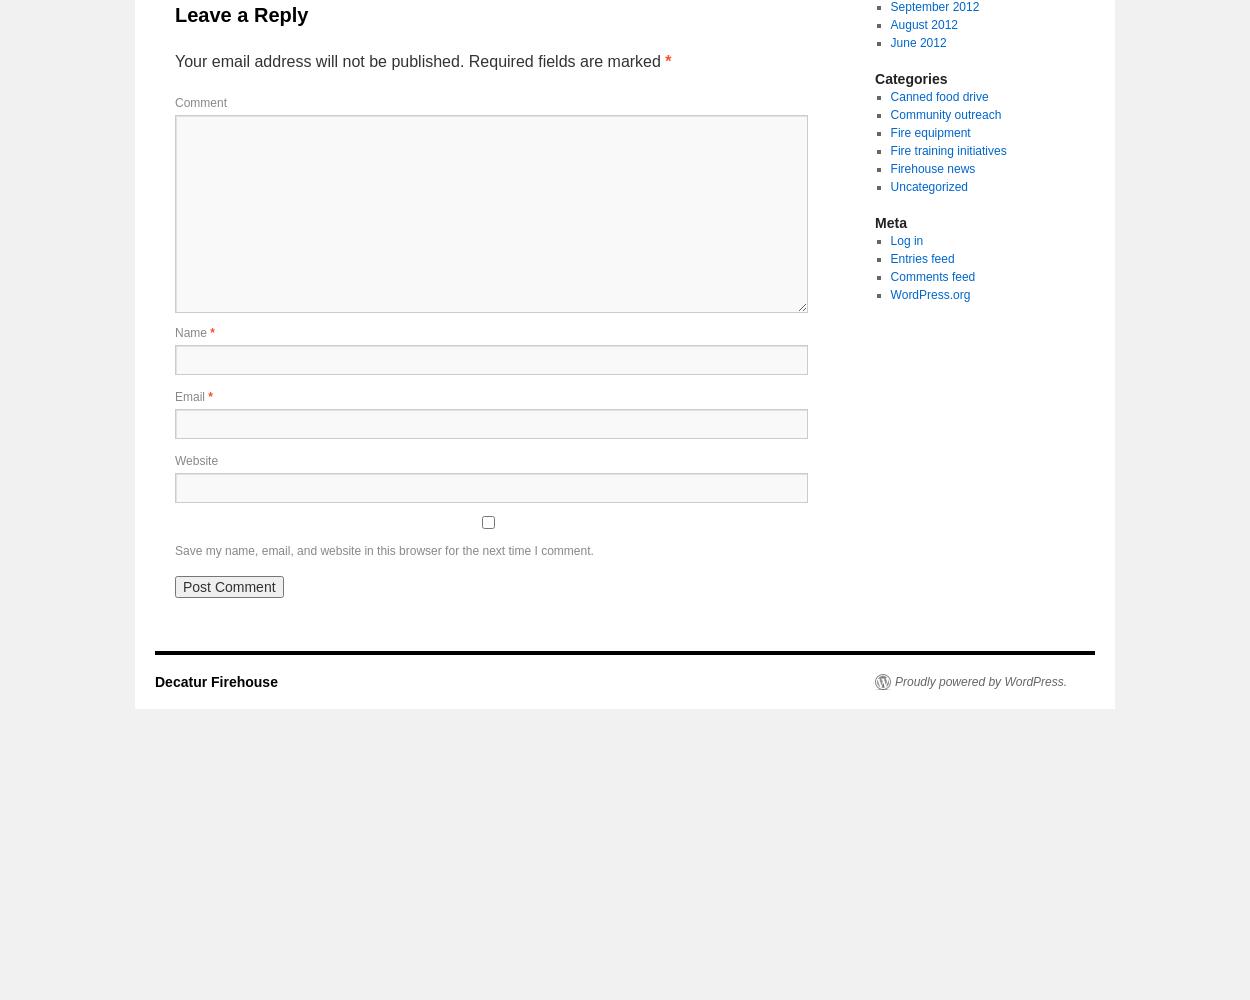  What do you see at coordinates (190, 397) in the screenshot?
I see `'Email'` at bounding box center [190, 397].